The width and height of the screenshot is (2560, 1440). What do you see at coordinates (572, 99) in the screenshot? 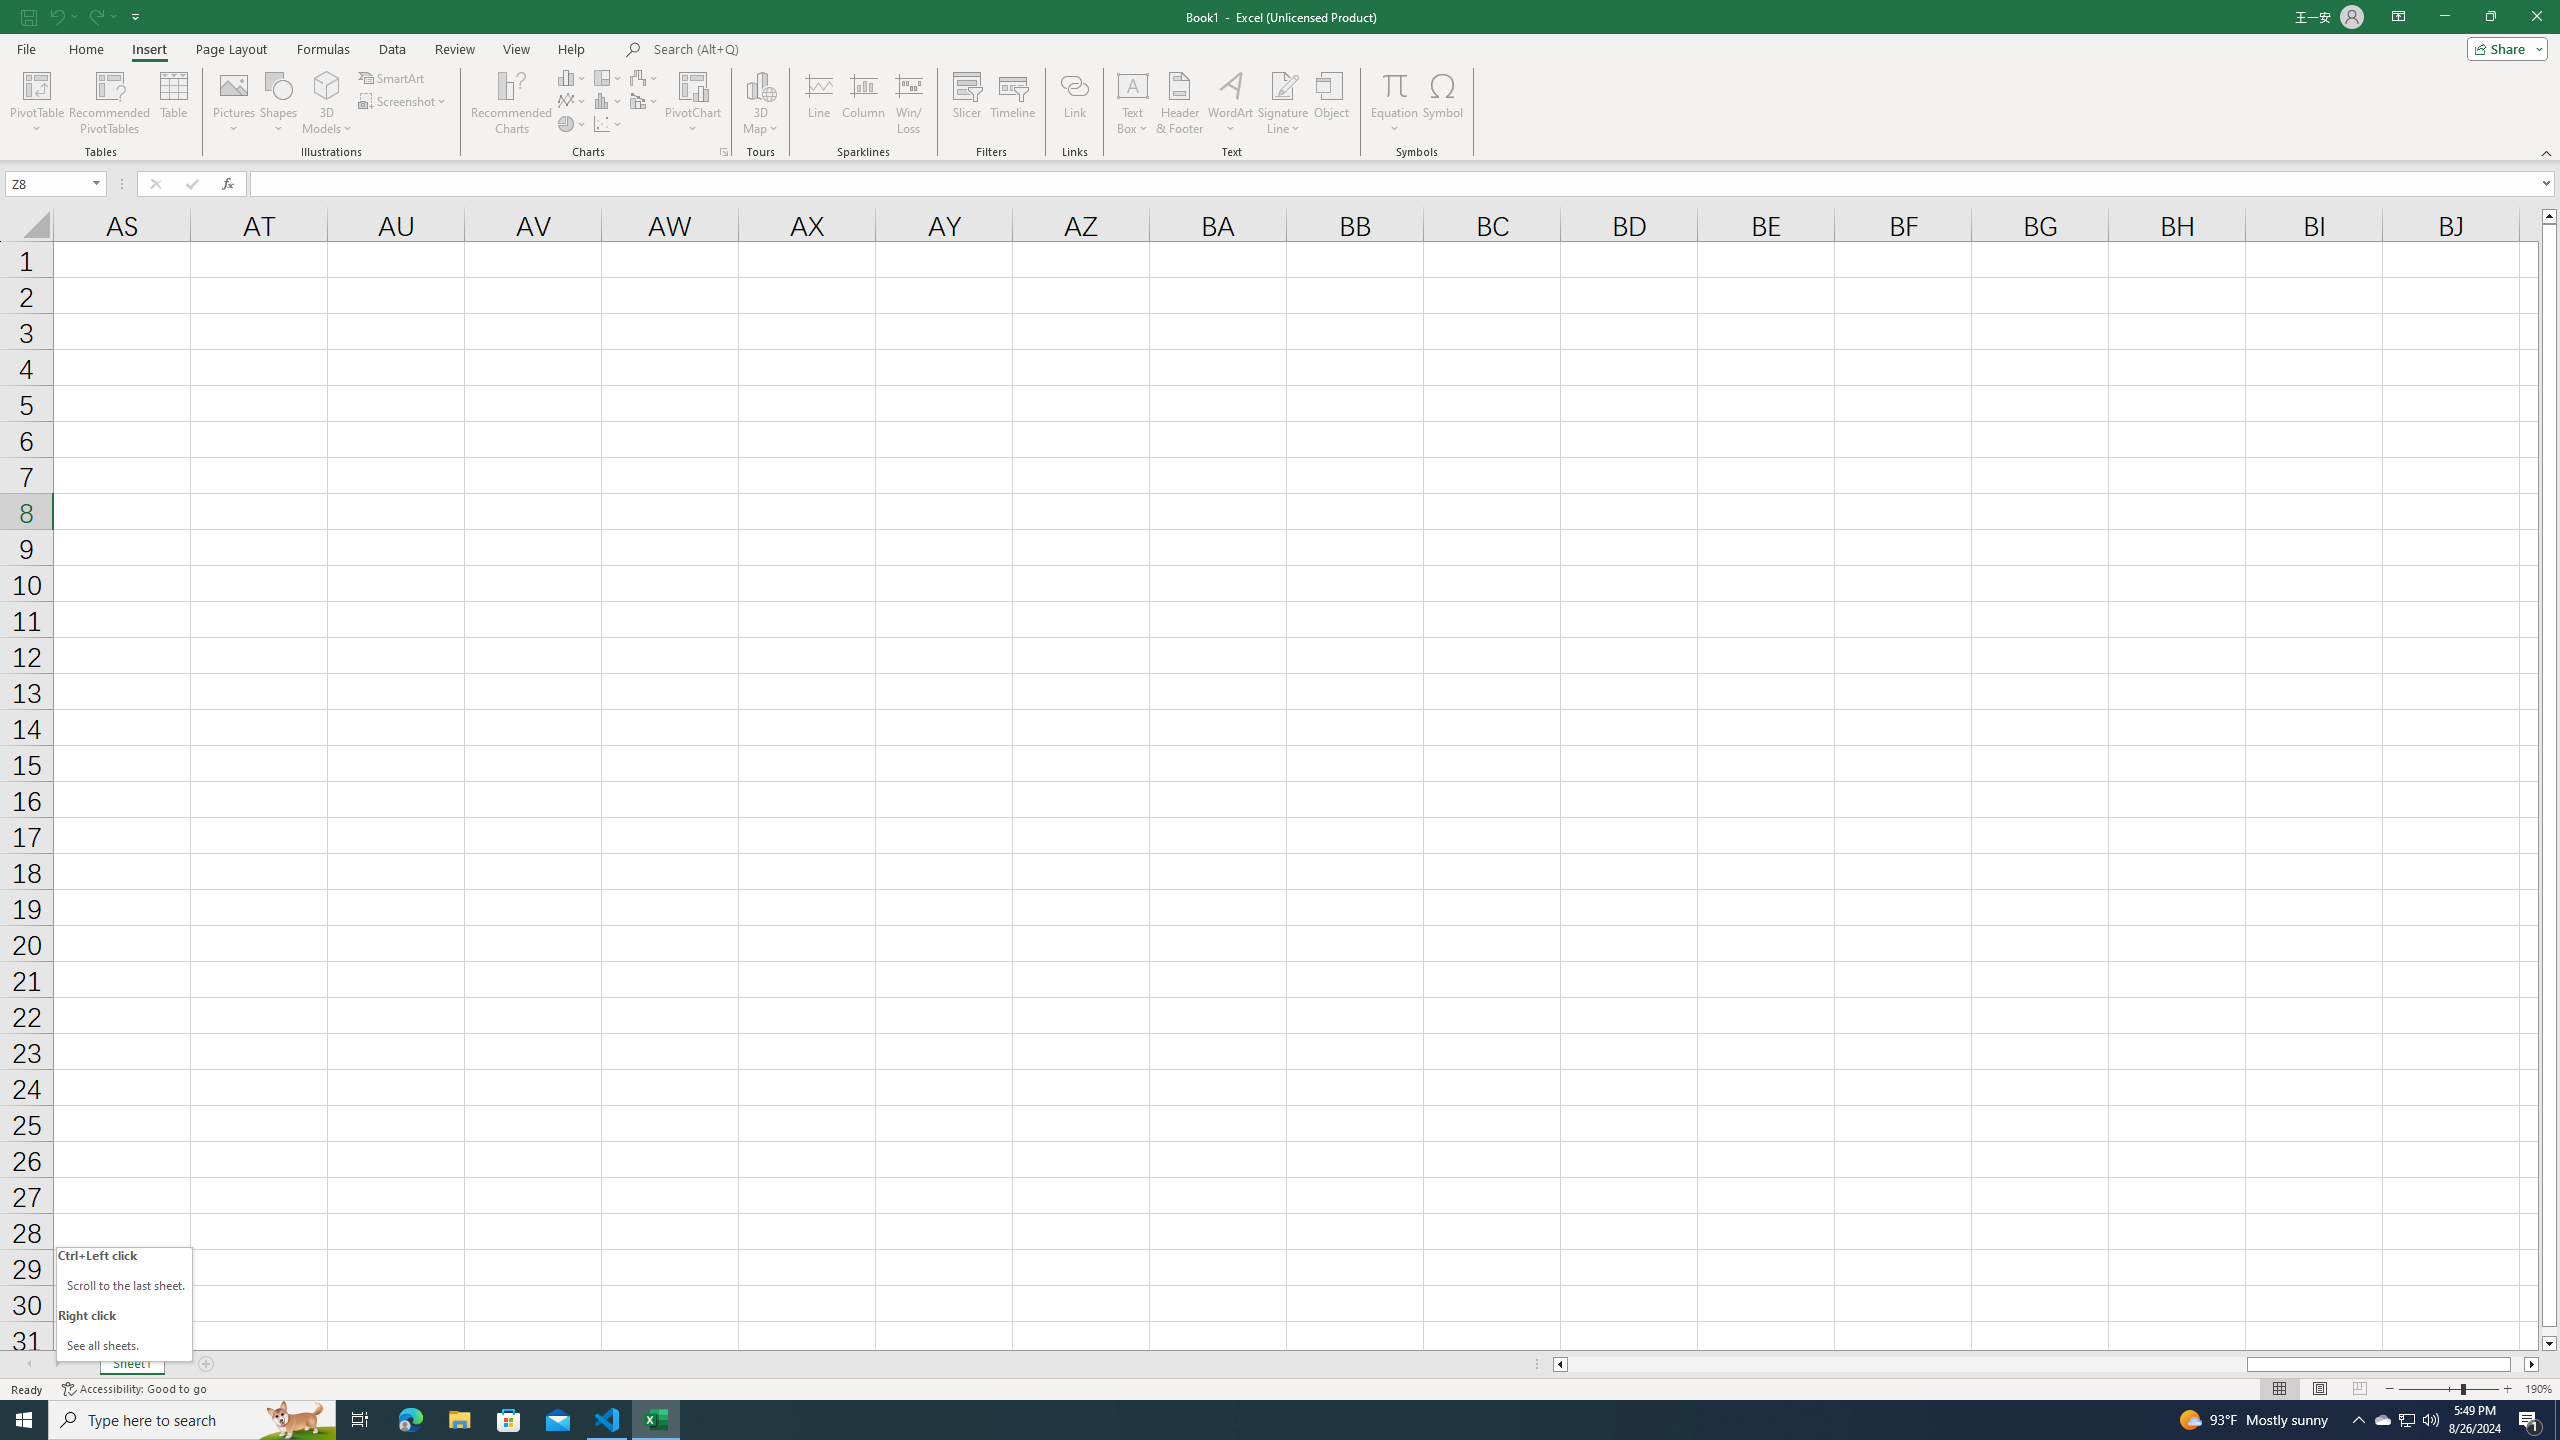
I see `'Insert Line or Area Chart'` at bounding box center [572, 99].